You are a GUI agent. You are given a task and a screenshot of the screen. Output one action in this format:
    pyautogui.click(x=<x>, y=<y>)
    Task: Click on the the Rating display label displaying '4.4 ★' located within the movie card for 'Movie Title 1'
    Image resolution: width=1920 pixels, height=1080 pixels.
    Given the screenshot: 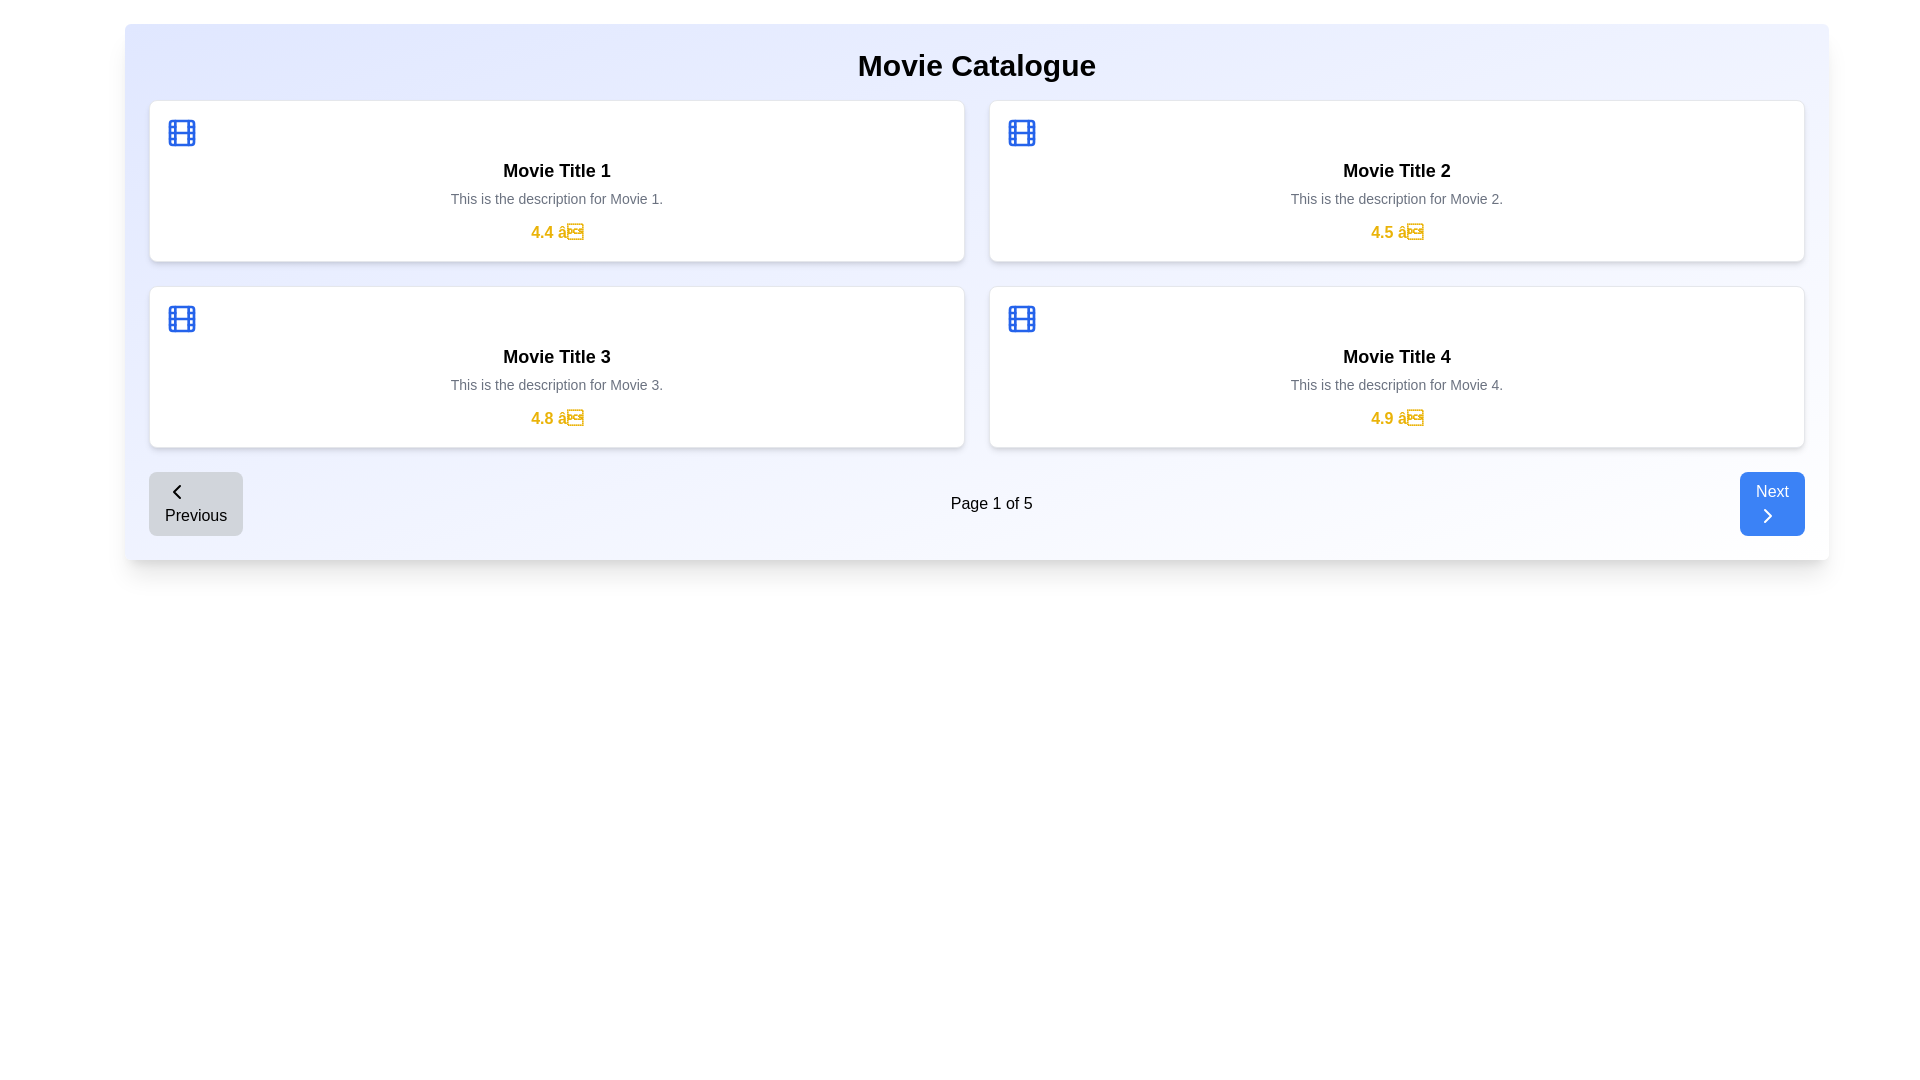 What is the action you would take?
    pyautogui.click(x=556, y=231)
    